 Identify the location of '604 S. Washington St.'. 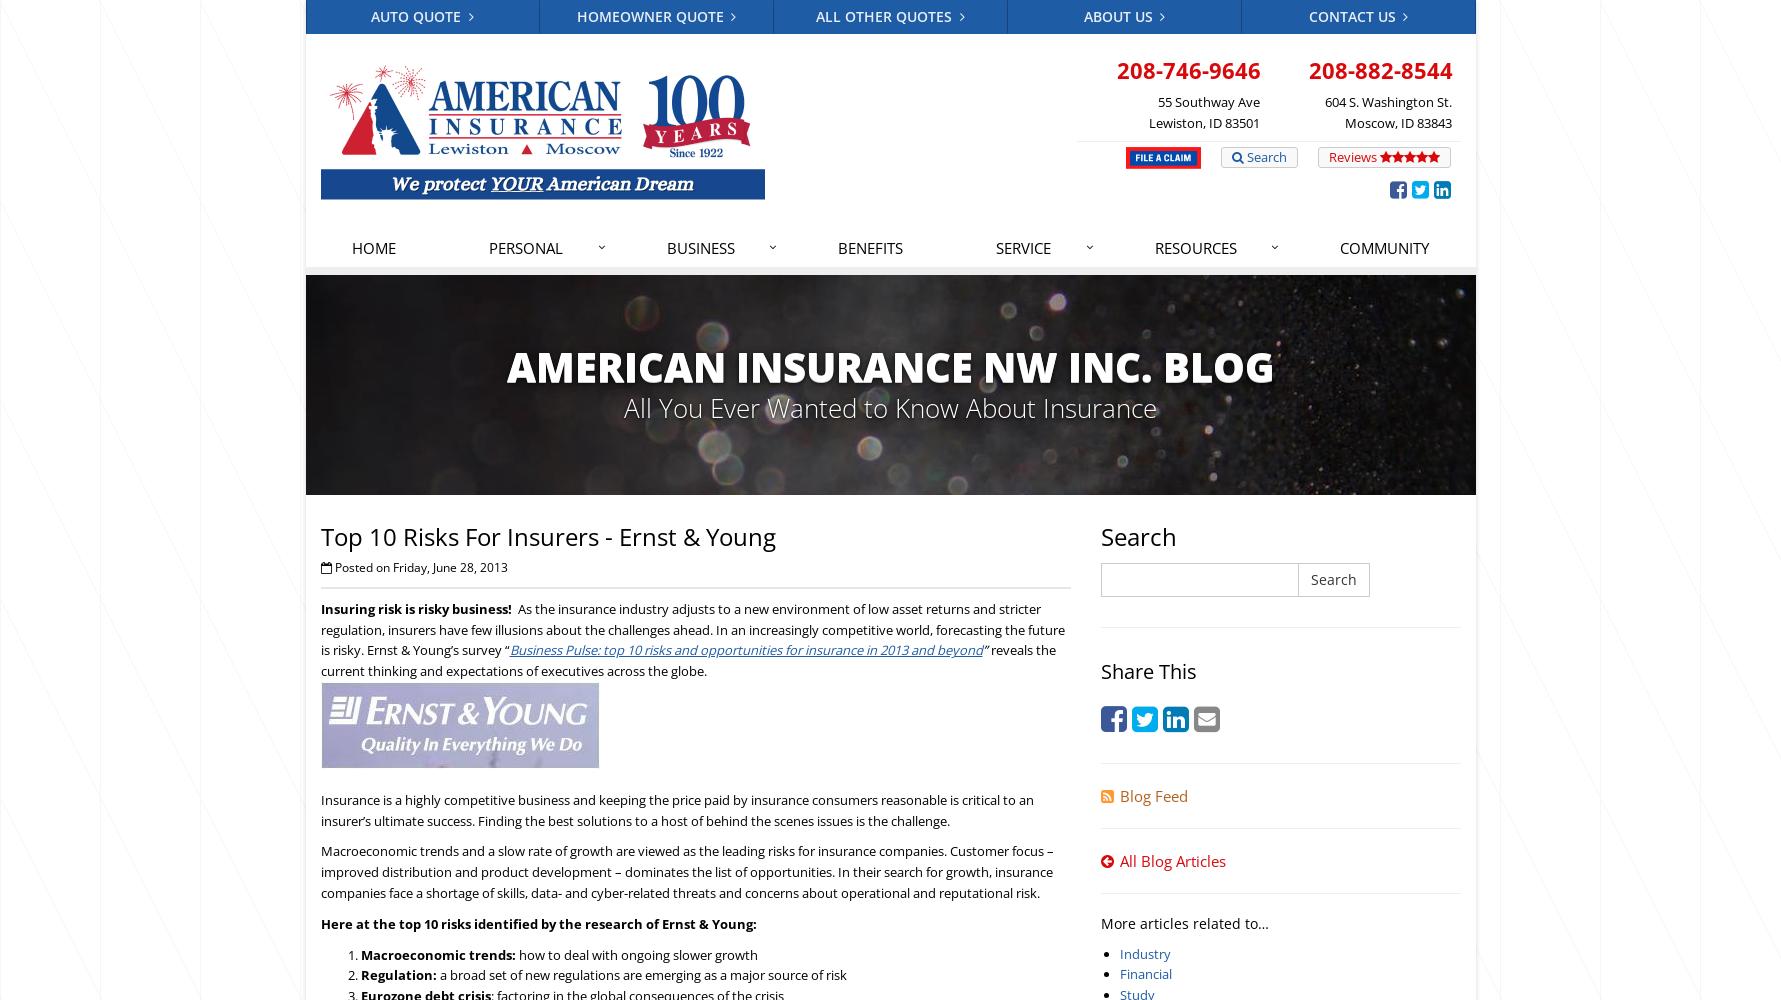
(1386, 101).